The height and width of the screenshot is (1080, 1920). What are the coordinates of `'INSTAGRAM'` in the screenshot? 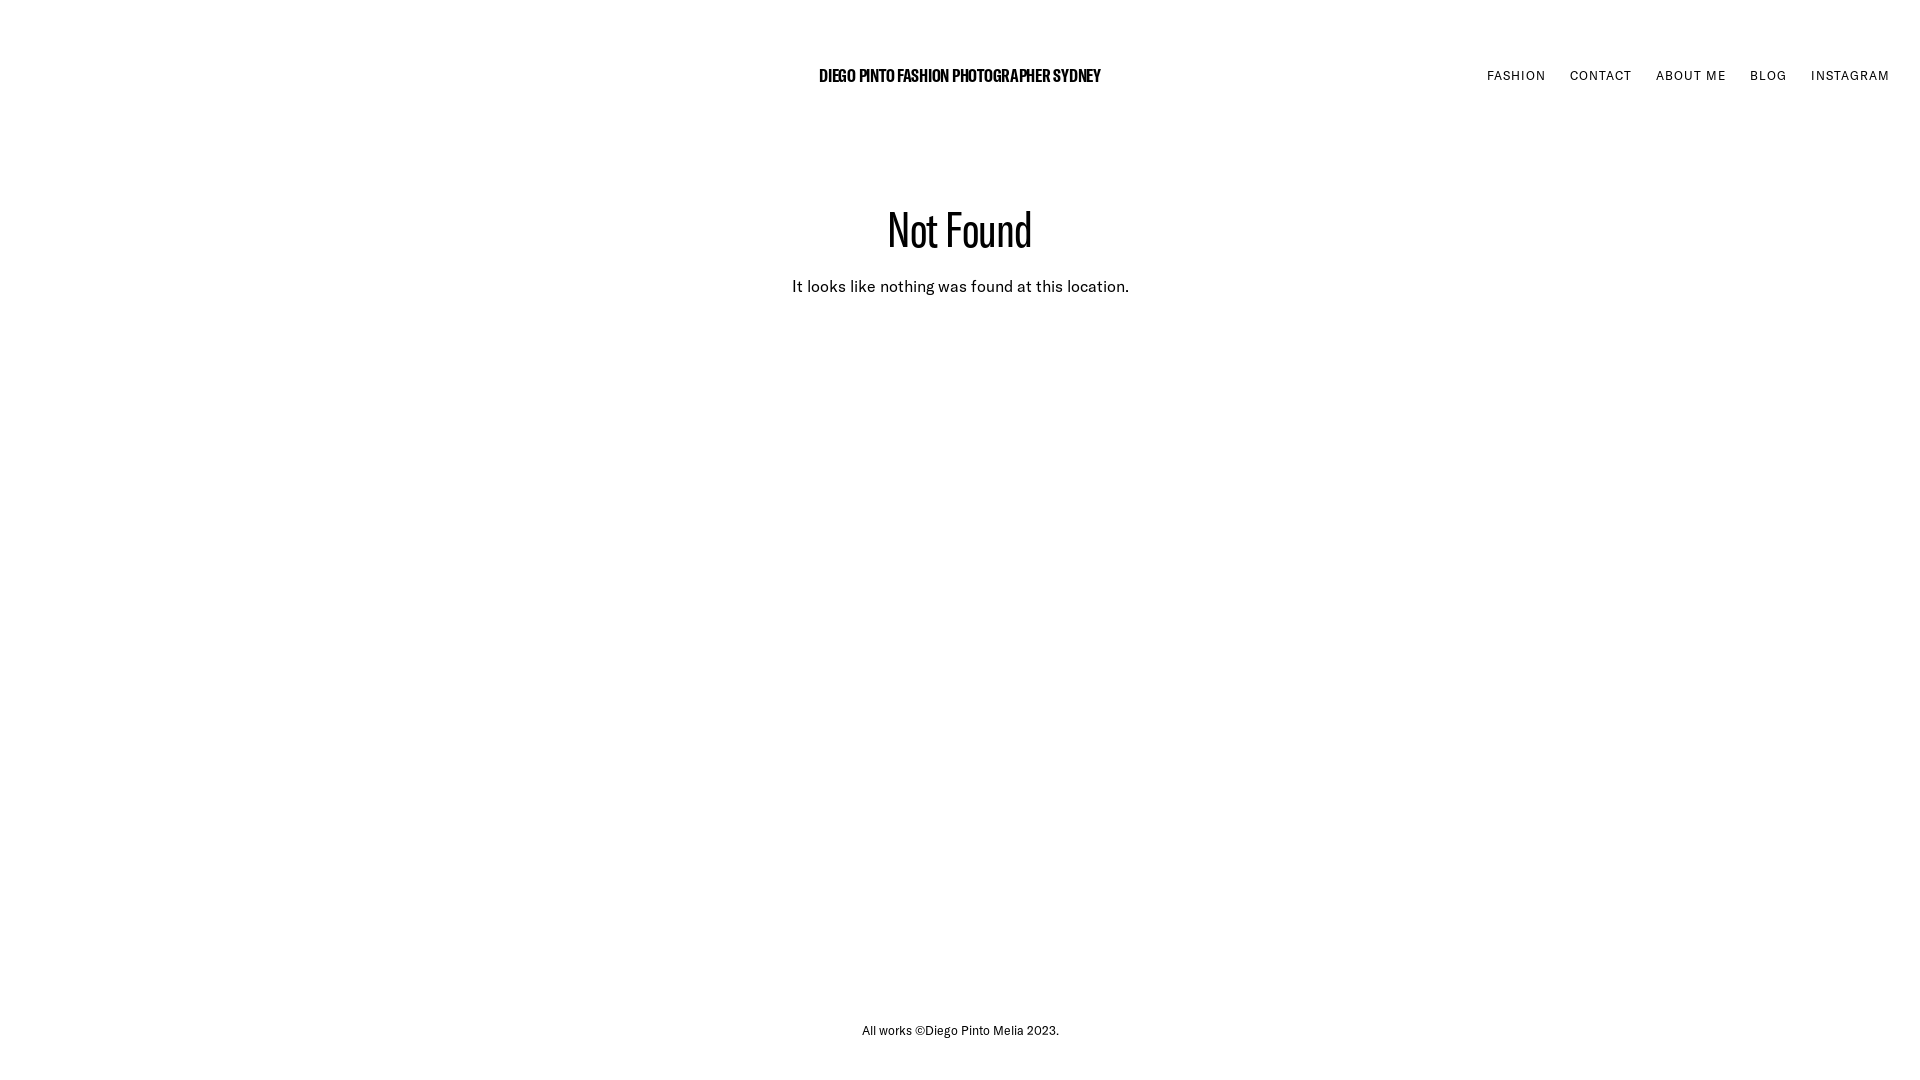 It's located at (1810, 74).